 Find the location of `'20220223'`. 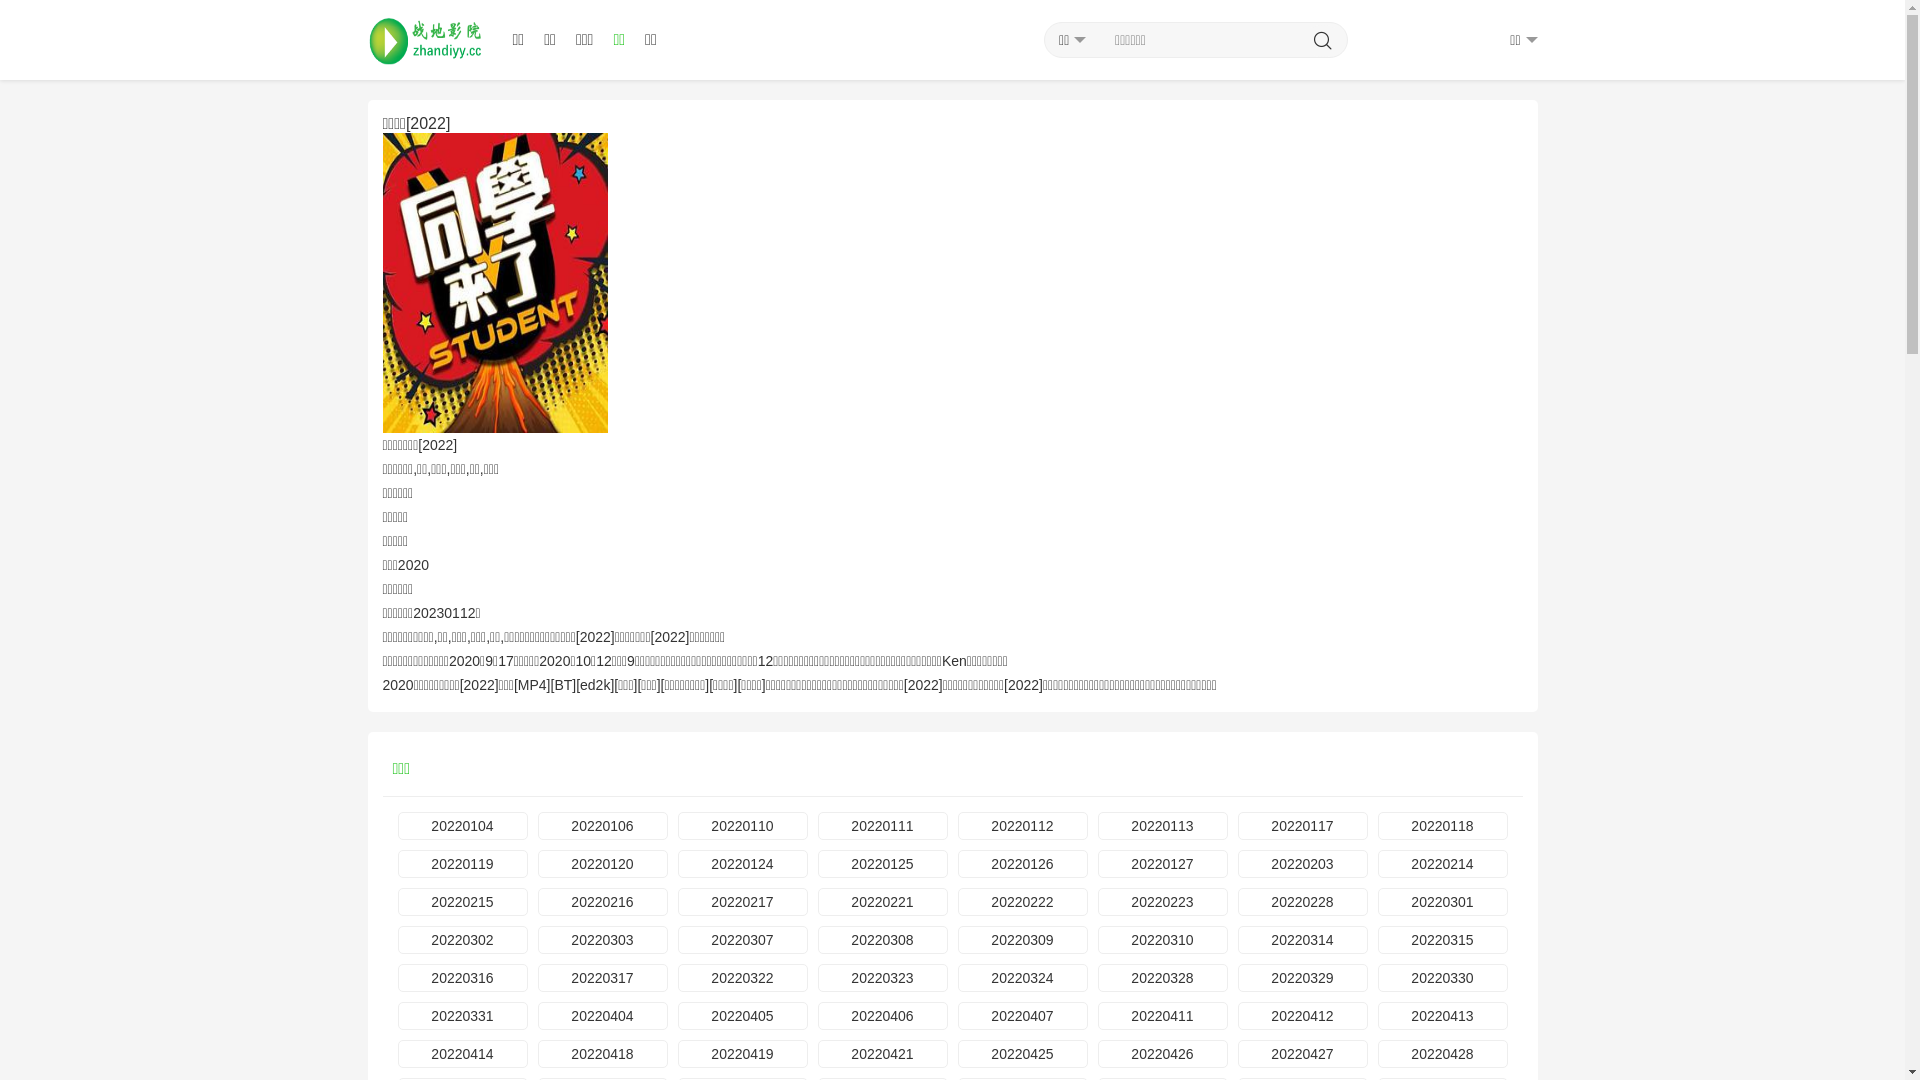

'20220223' is located at coordinates (1097, 902).